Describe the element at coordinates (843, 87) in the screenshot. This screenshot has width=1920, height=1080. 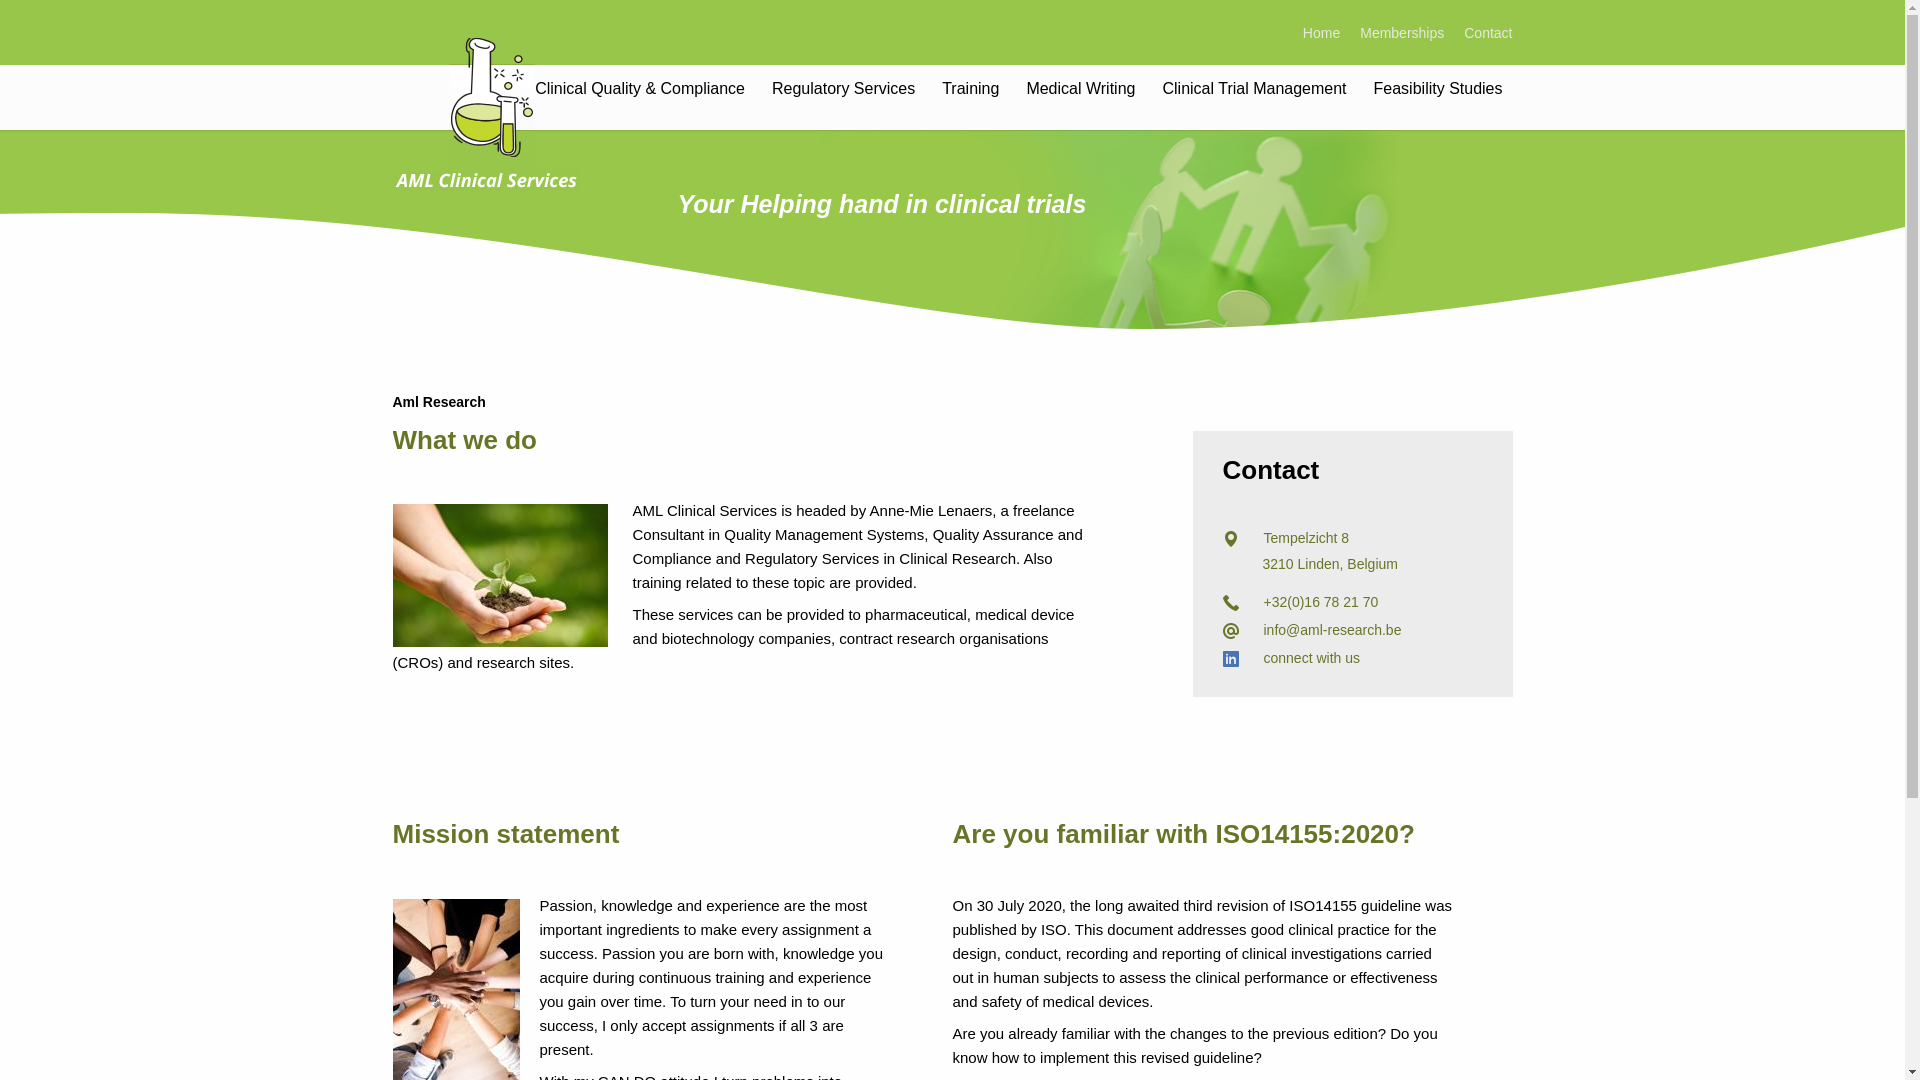
I see `'Regulatory Services'` at that location.